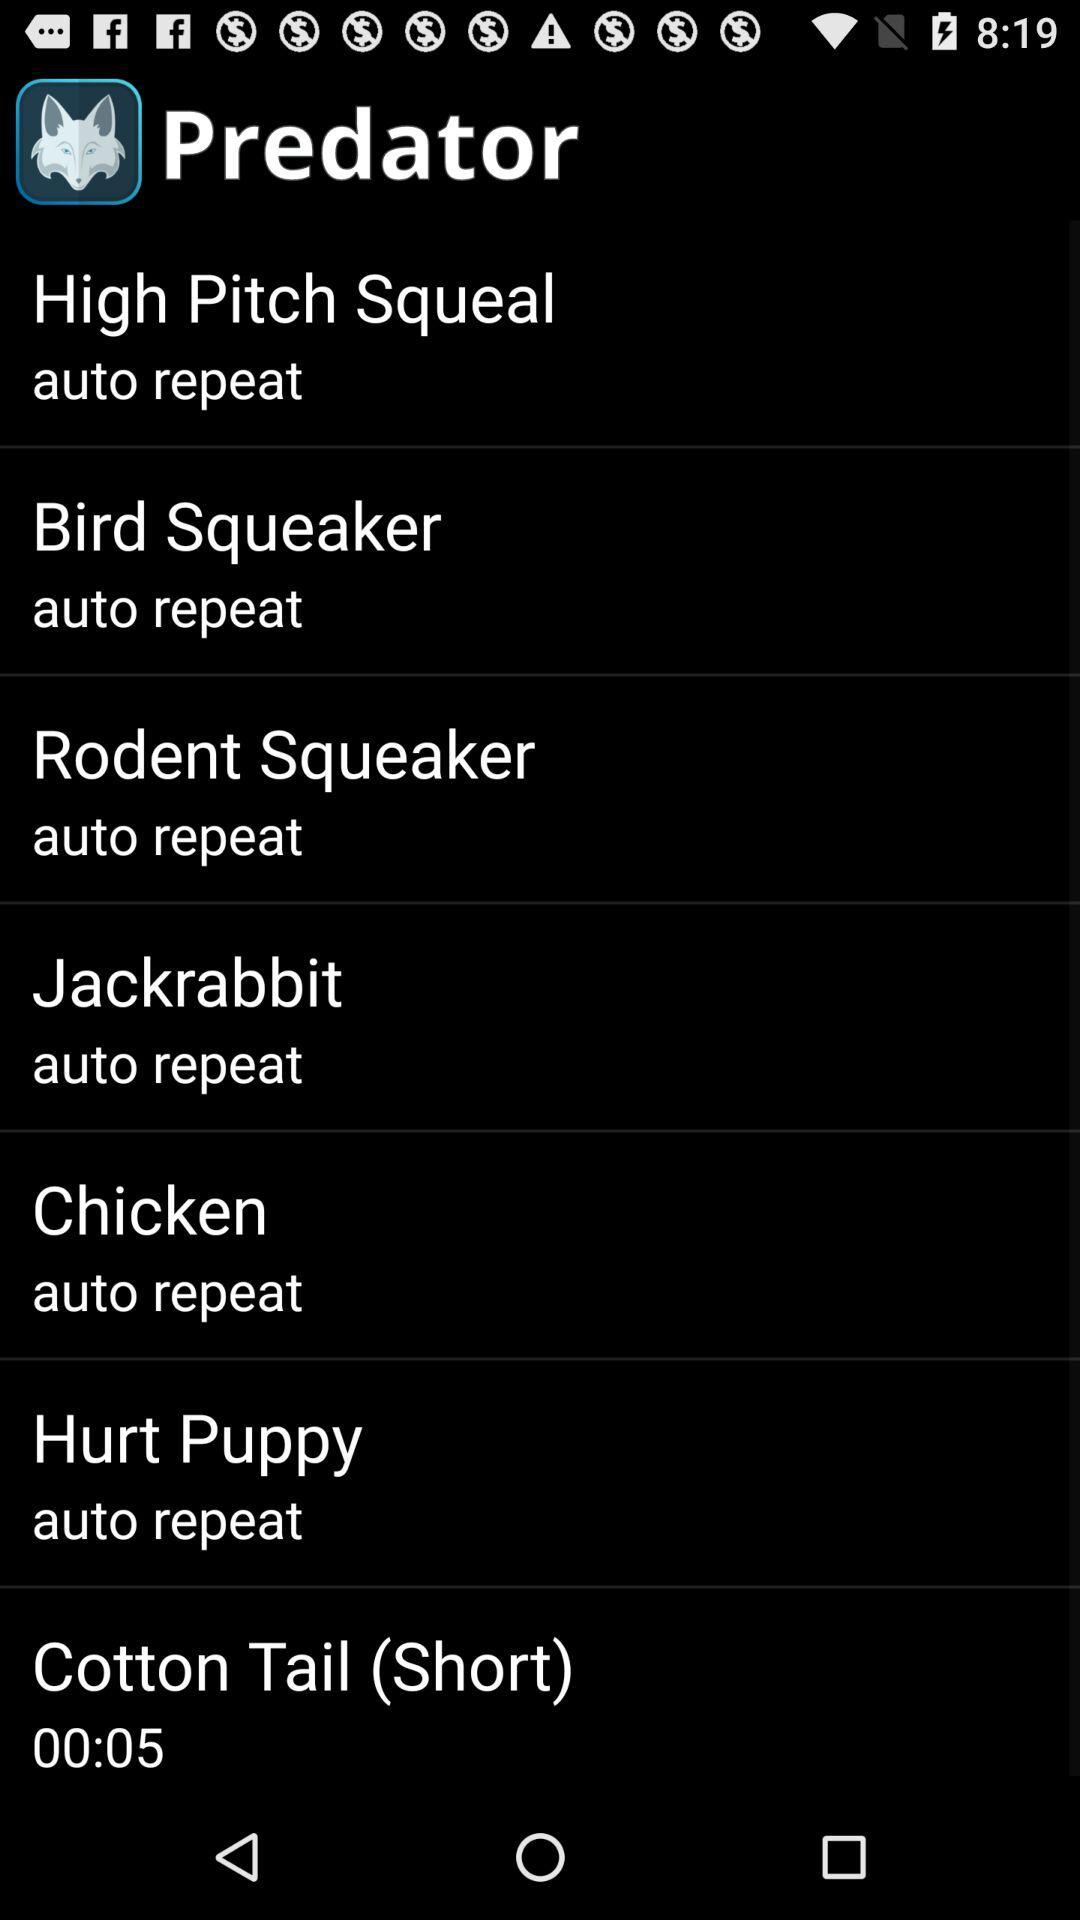  Describe the element at coordinates (235, 524) in the screenshot. I see `the bird squeaker item` at that location.